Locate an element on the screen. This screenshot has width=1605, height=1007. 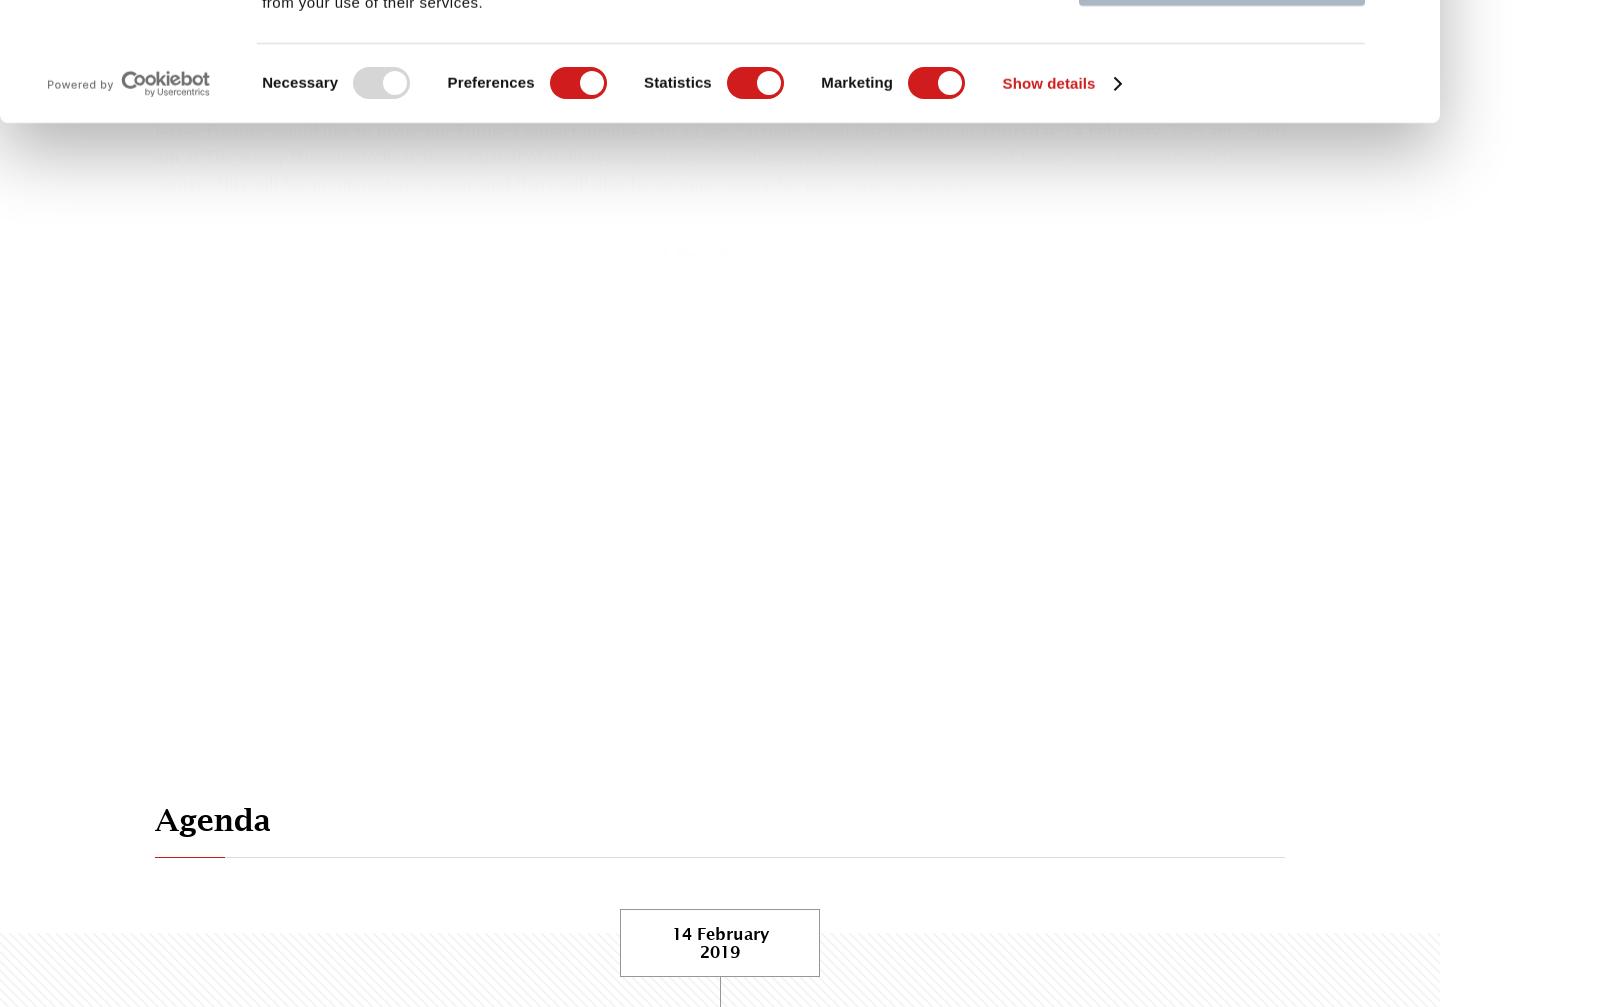
'Did you know for example, that every £1 million generated by the finance industry supports another £300,000 elsewhere in our community? Or that for every 10 jobs in finance, nine more are created elsewhere in the community?' is located at coordinates (715, 66).